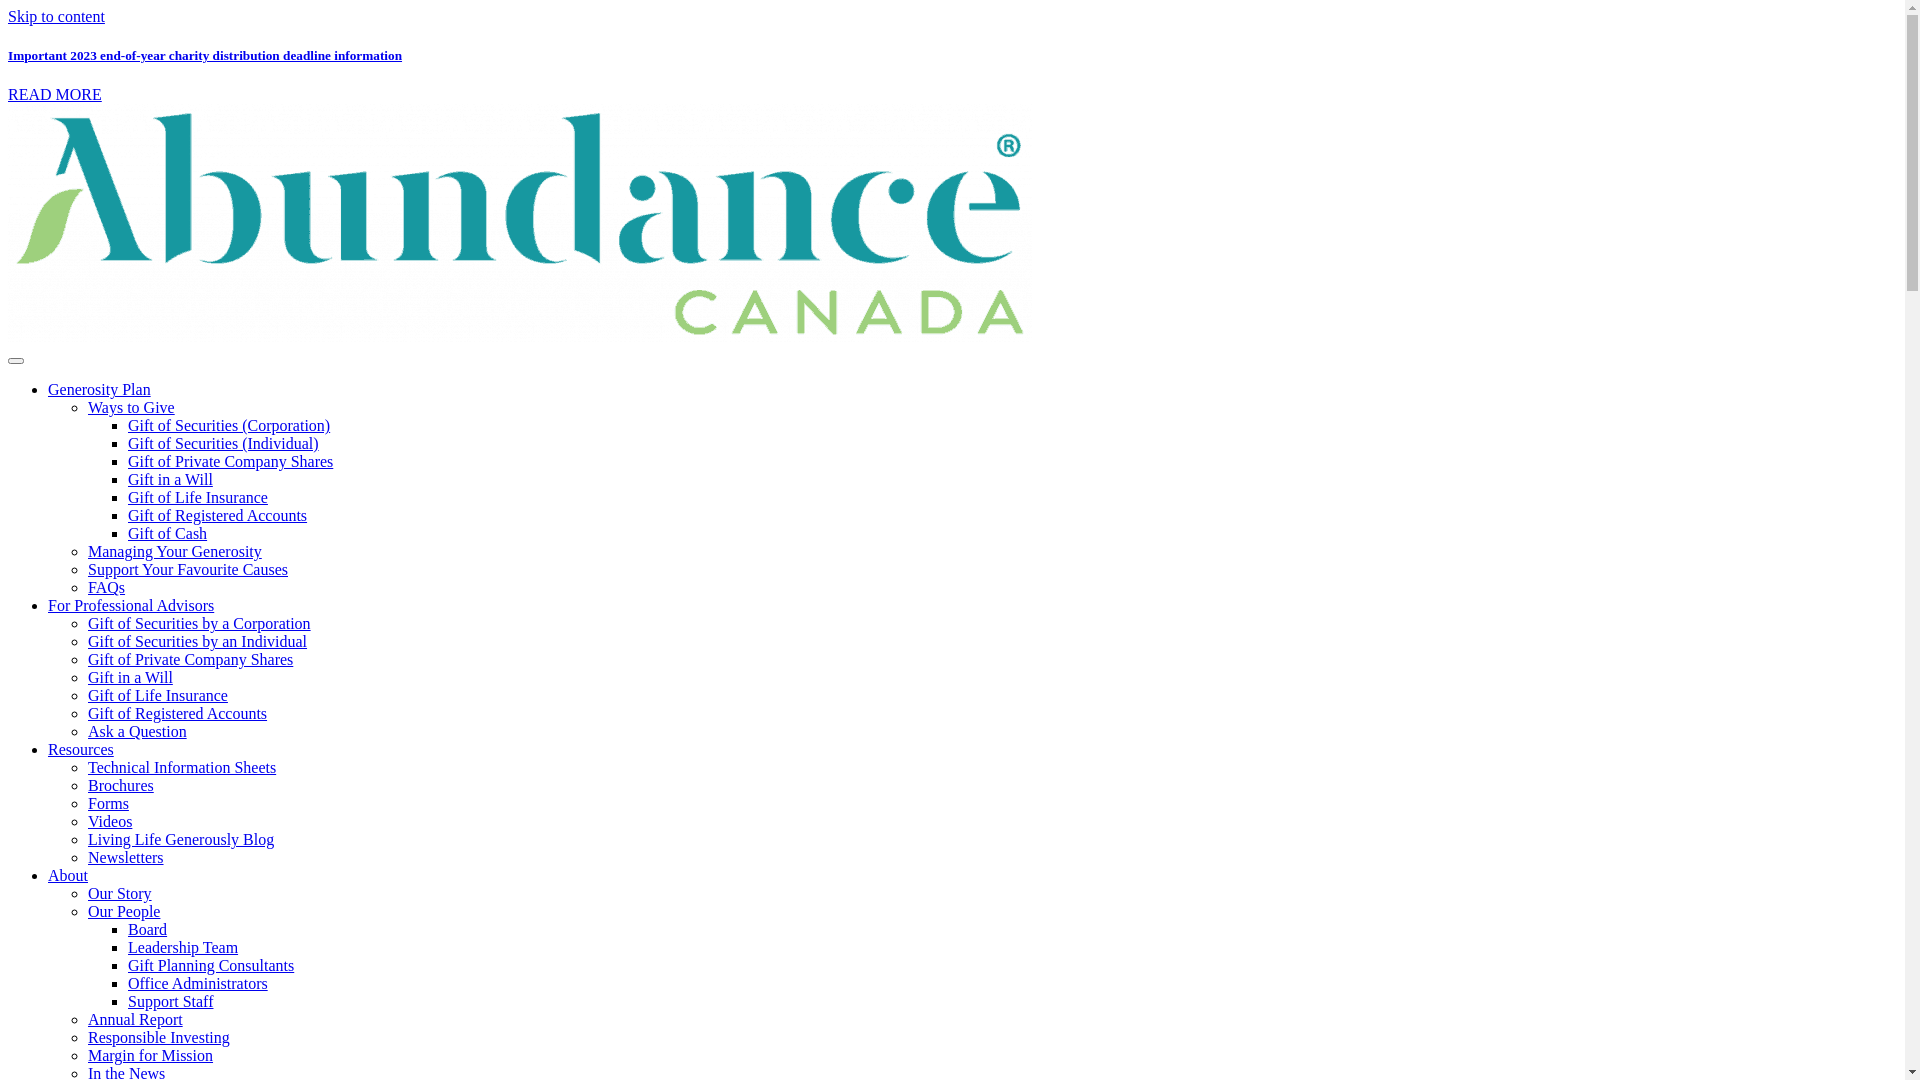 This screenshot has width=1920, height=1080. I want to click on 'Forms', so click(107, 802).